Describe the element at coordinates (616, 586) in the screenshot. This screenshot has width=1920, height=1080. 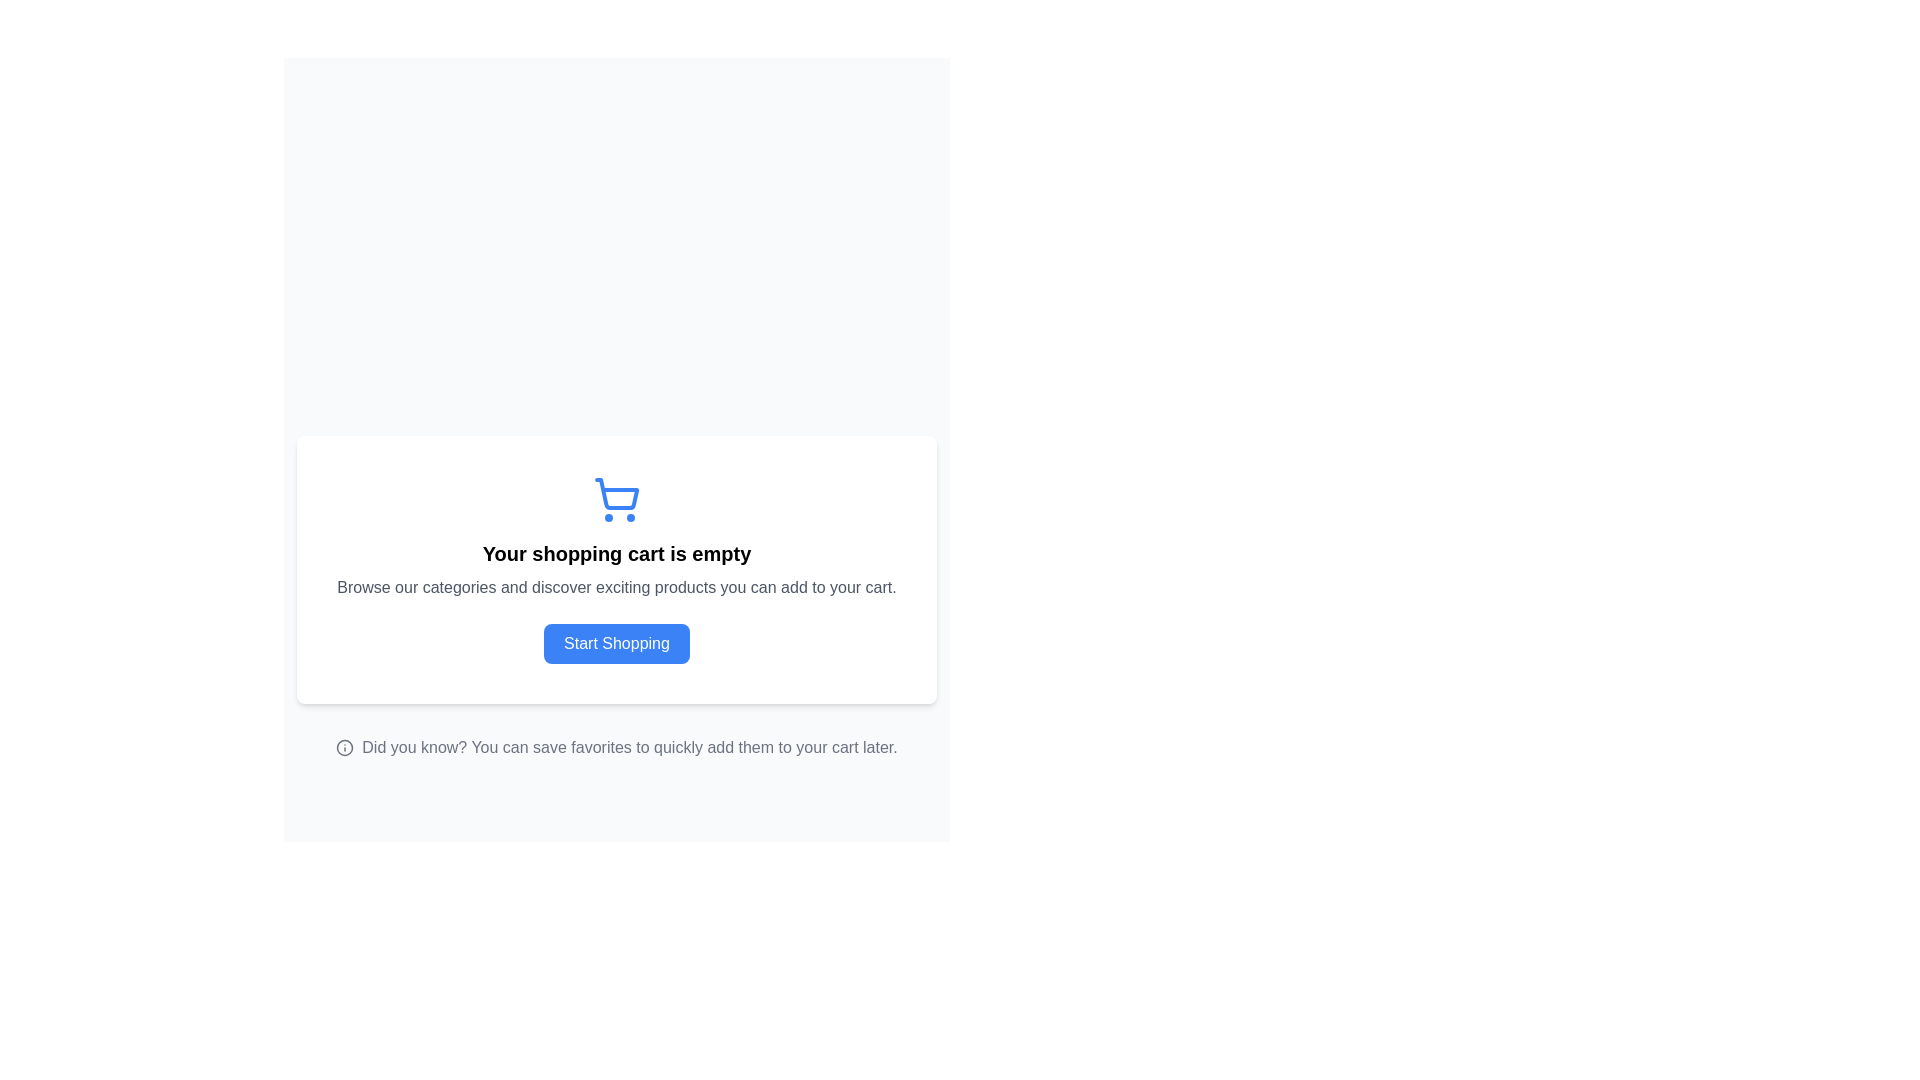
I see `the second static text element that provides guidance on exploring categories, positioned below the heading 'Your shopping cart is empty' and above the 'Start Shopping' button` at that location.